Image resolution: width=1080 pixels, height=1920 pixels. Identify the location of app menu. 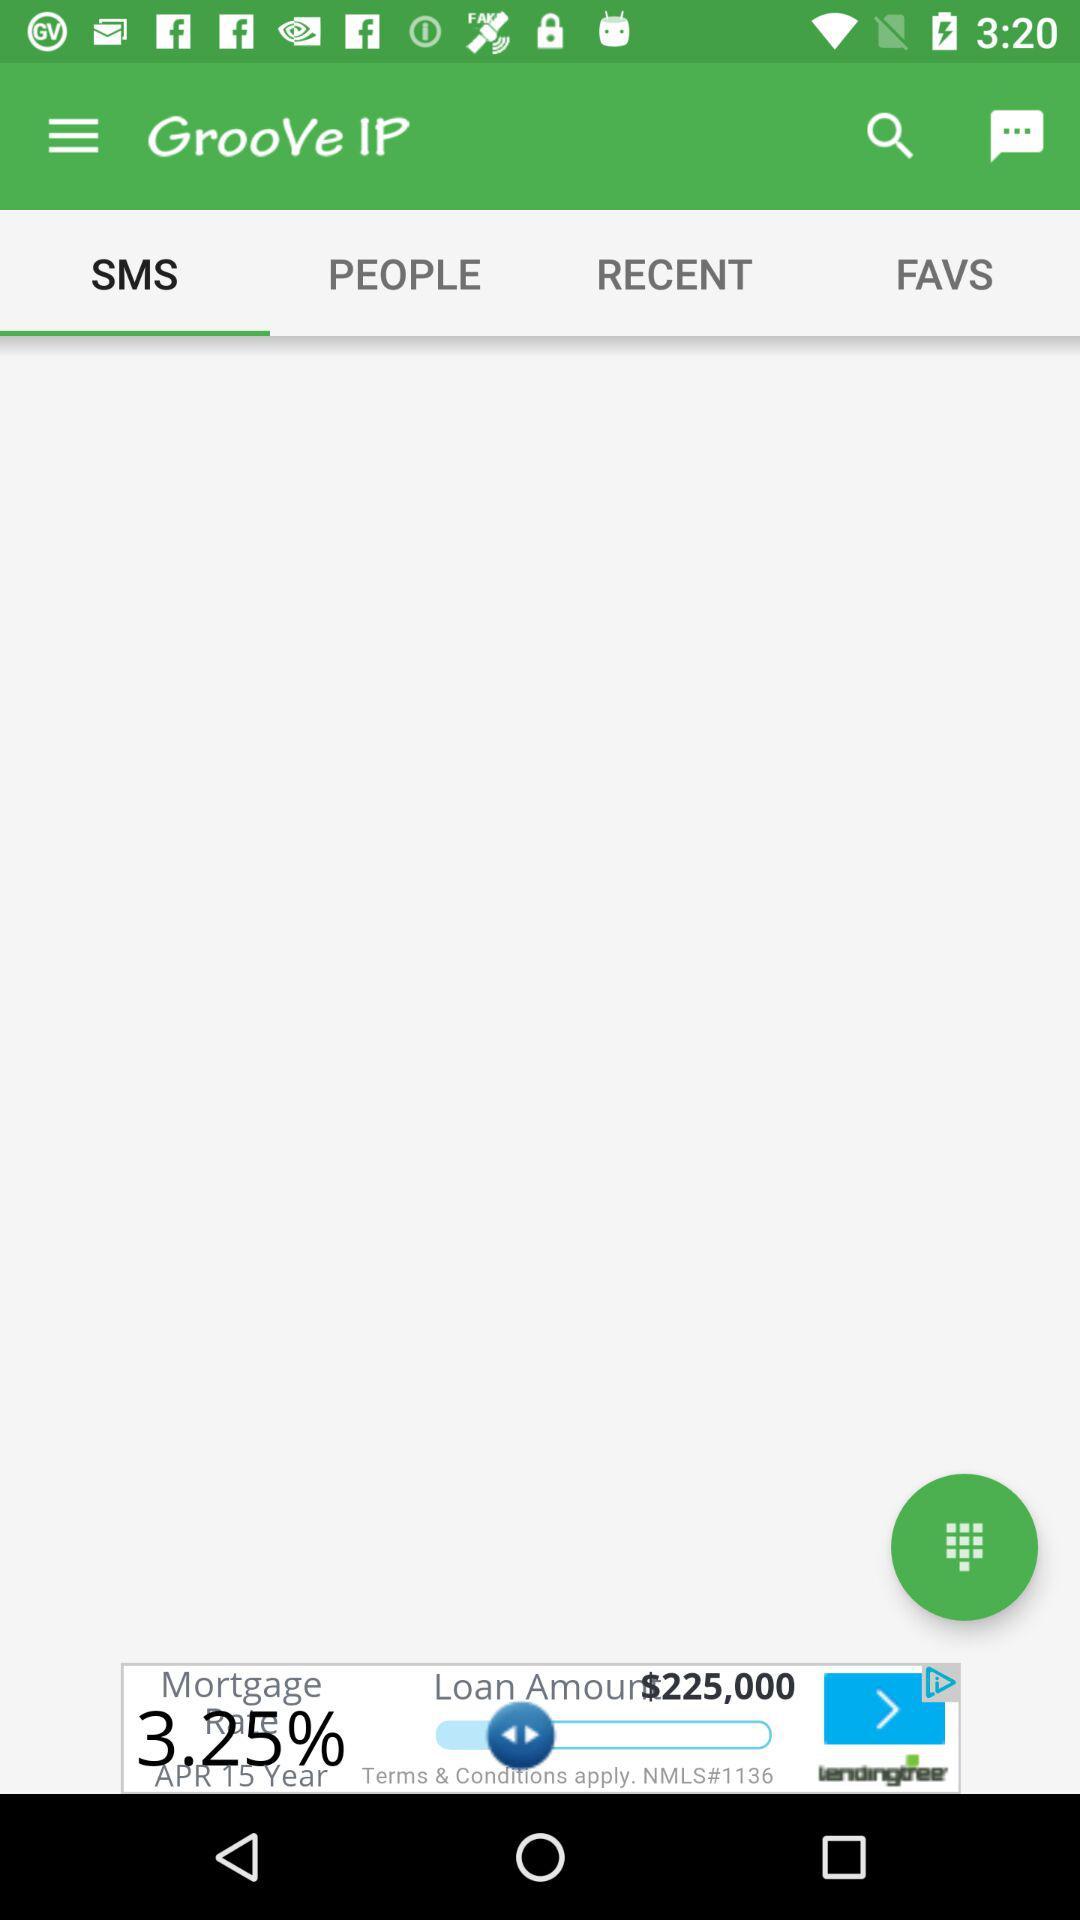
(278, 135).